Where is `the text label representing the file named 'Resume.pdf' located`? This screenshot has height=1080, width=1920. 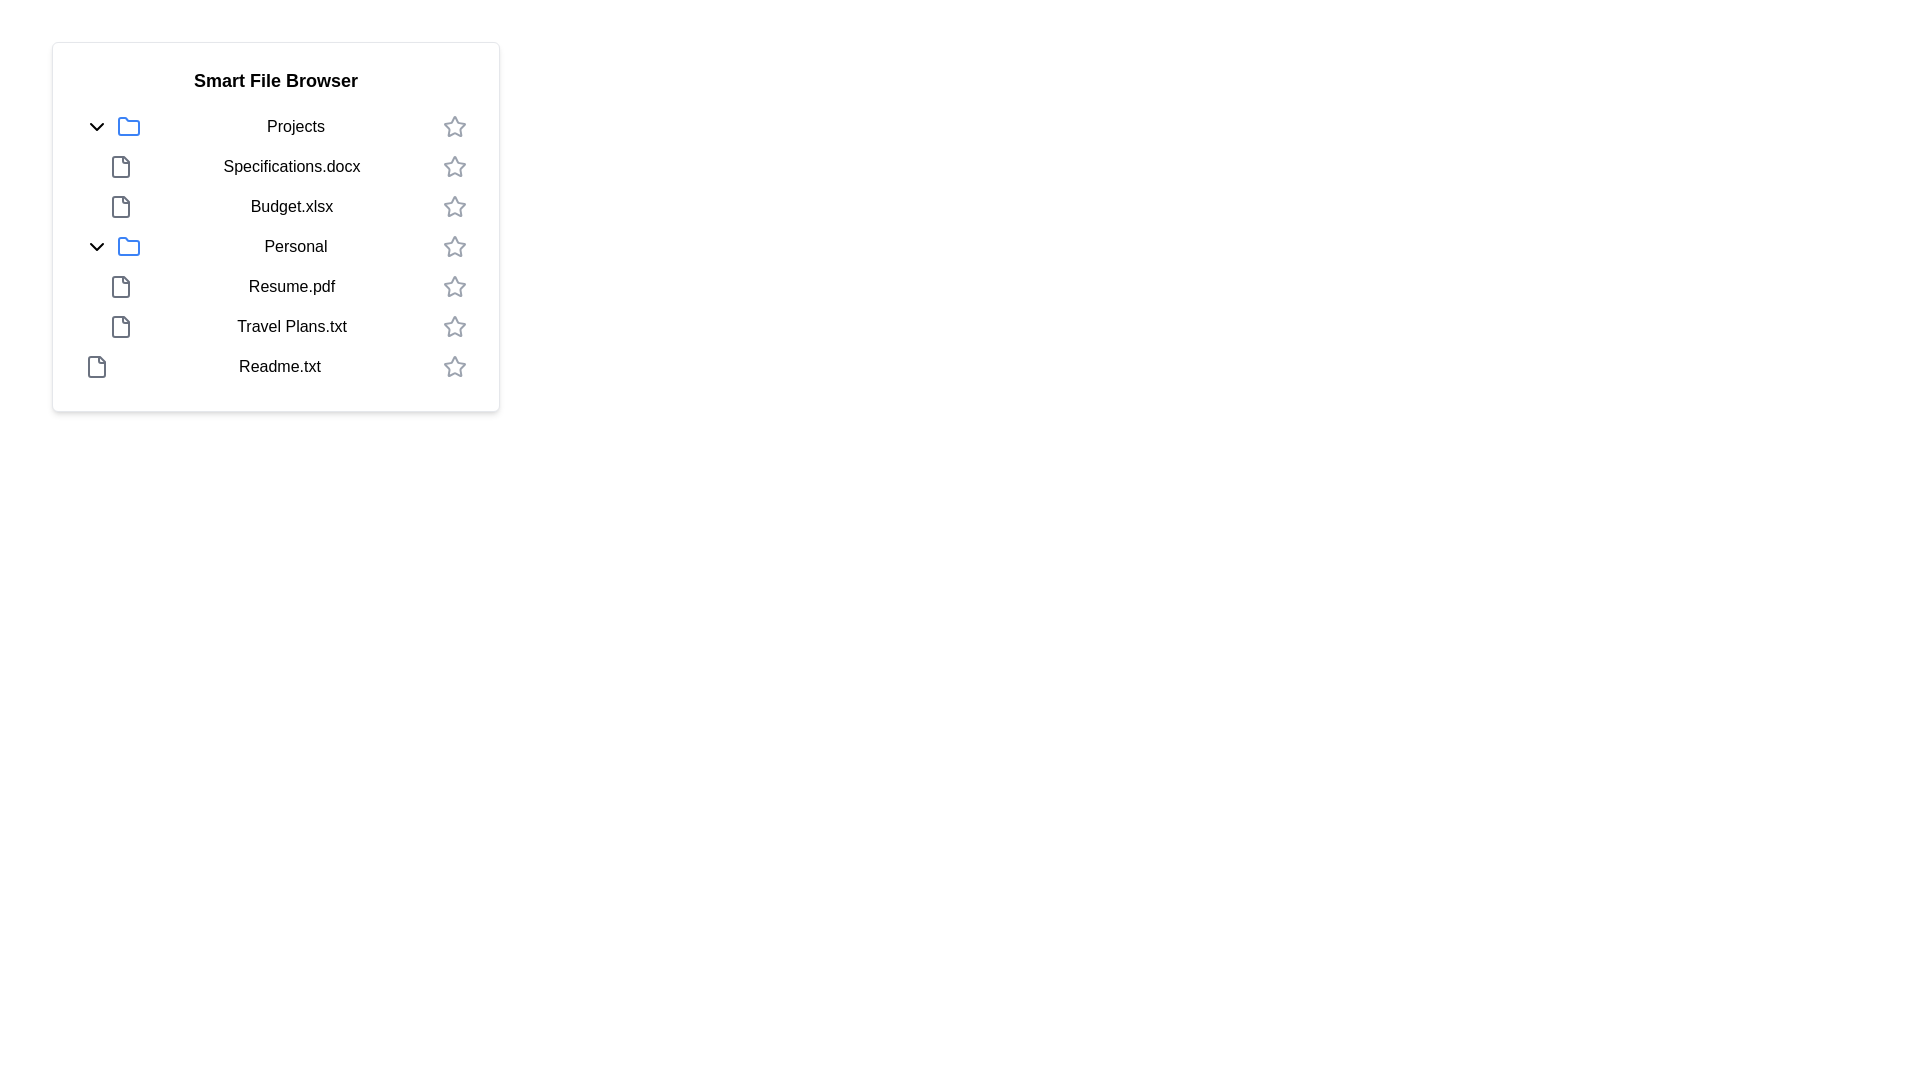 the text label representing the file named 'Resume.pdf' located is located at coordinates (291, 286).